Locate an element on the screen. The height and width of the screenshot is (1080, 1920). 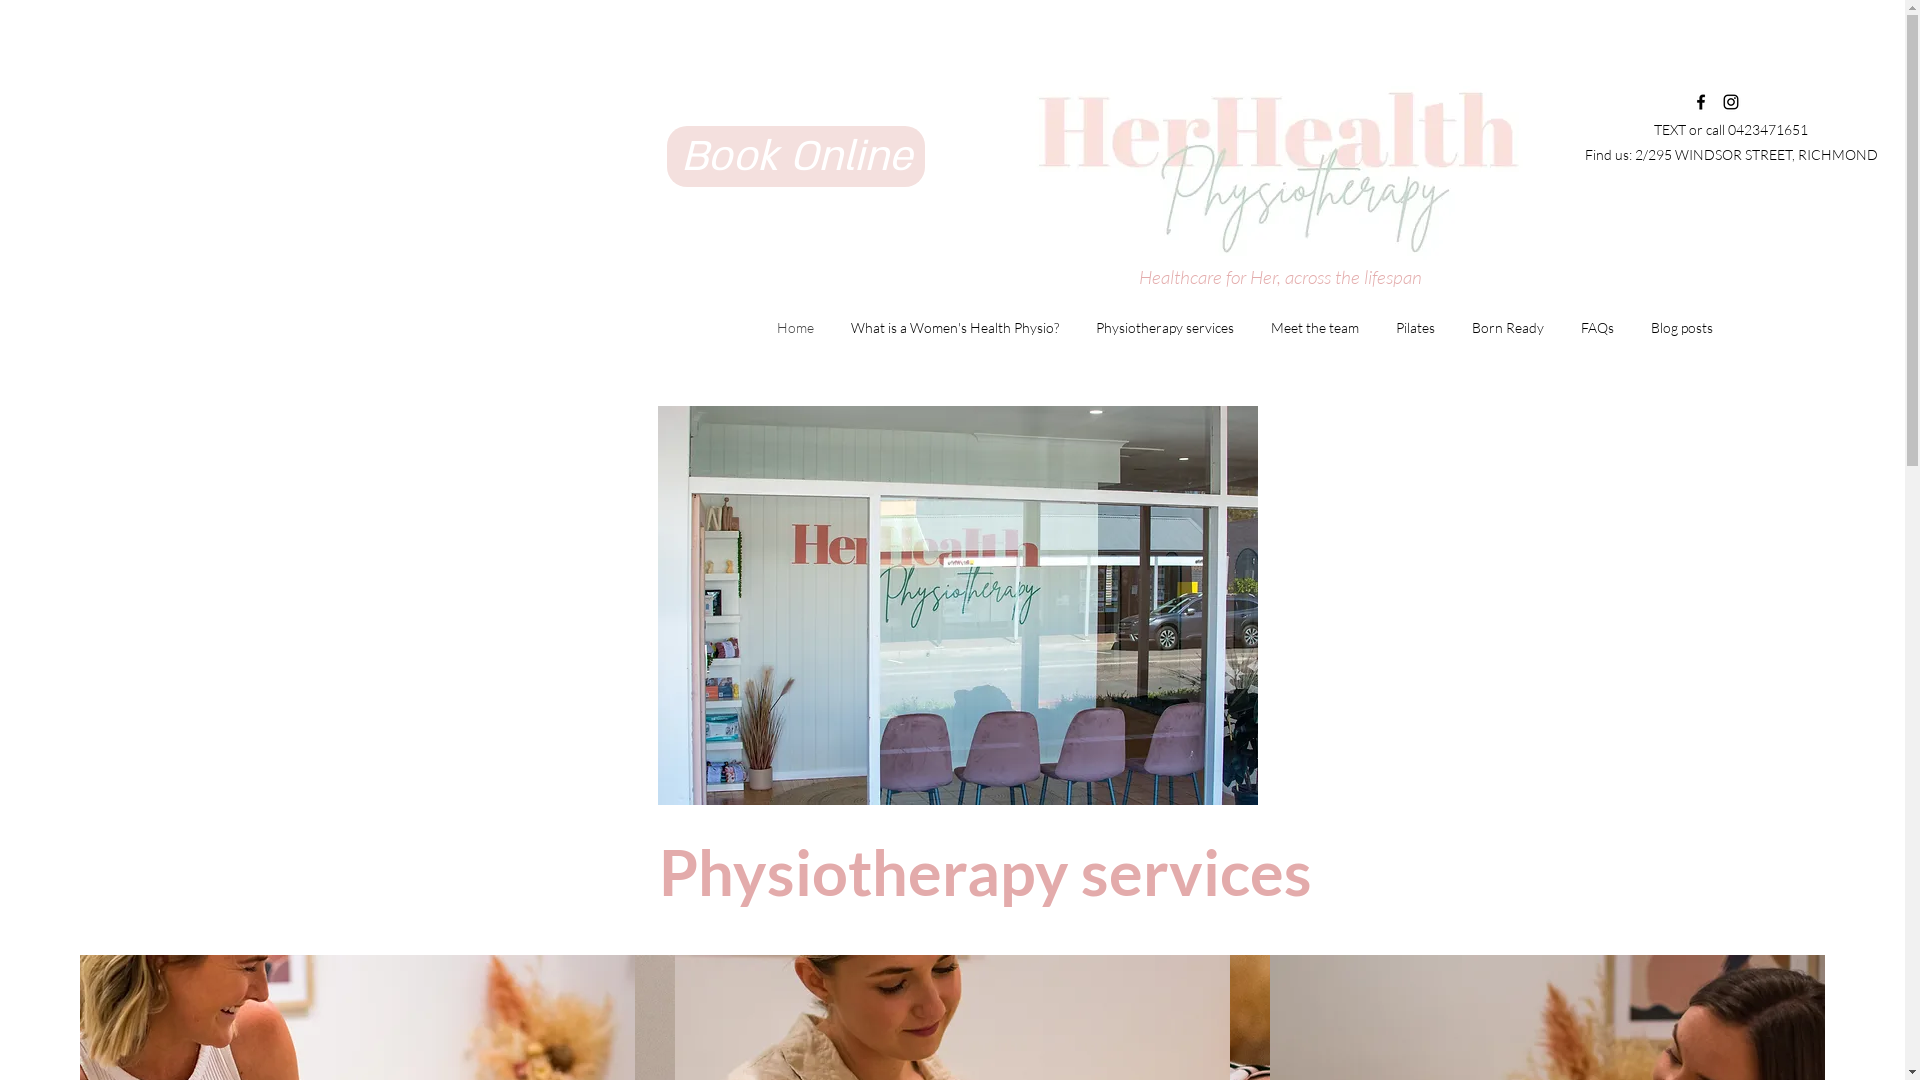
'Home' is located at coordinates (794, 326).